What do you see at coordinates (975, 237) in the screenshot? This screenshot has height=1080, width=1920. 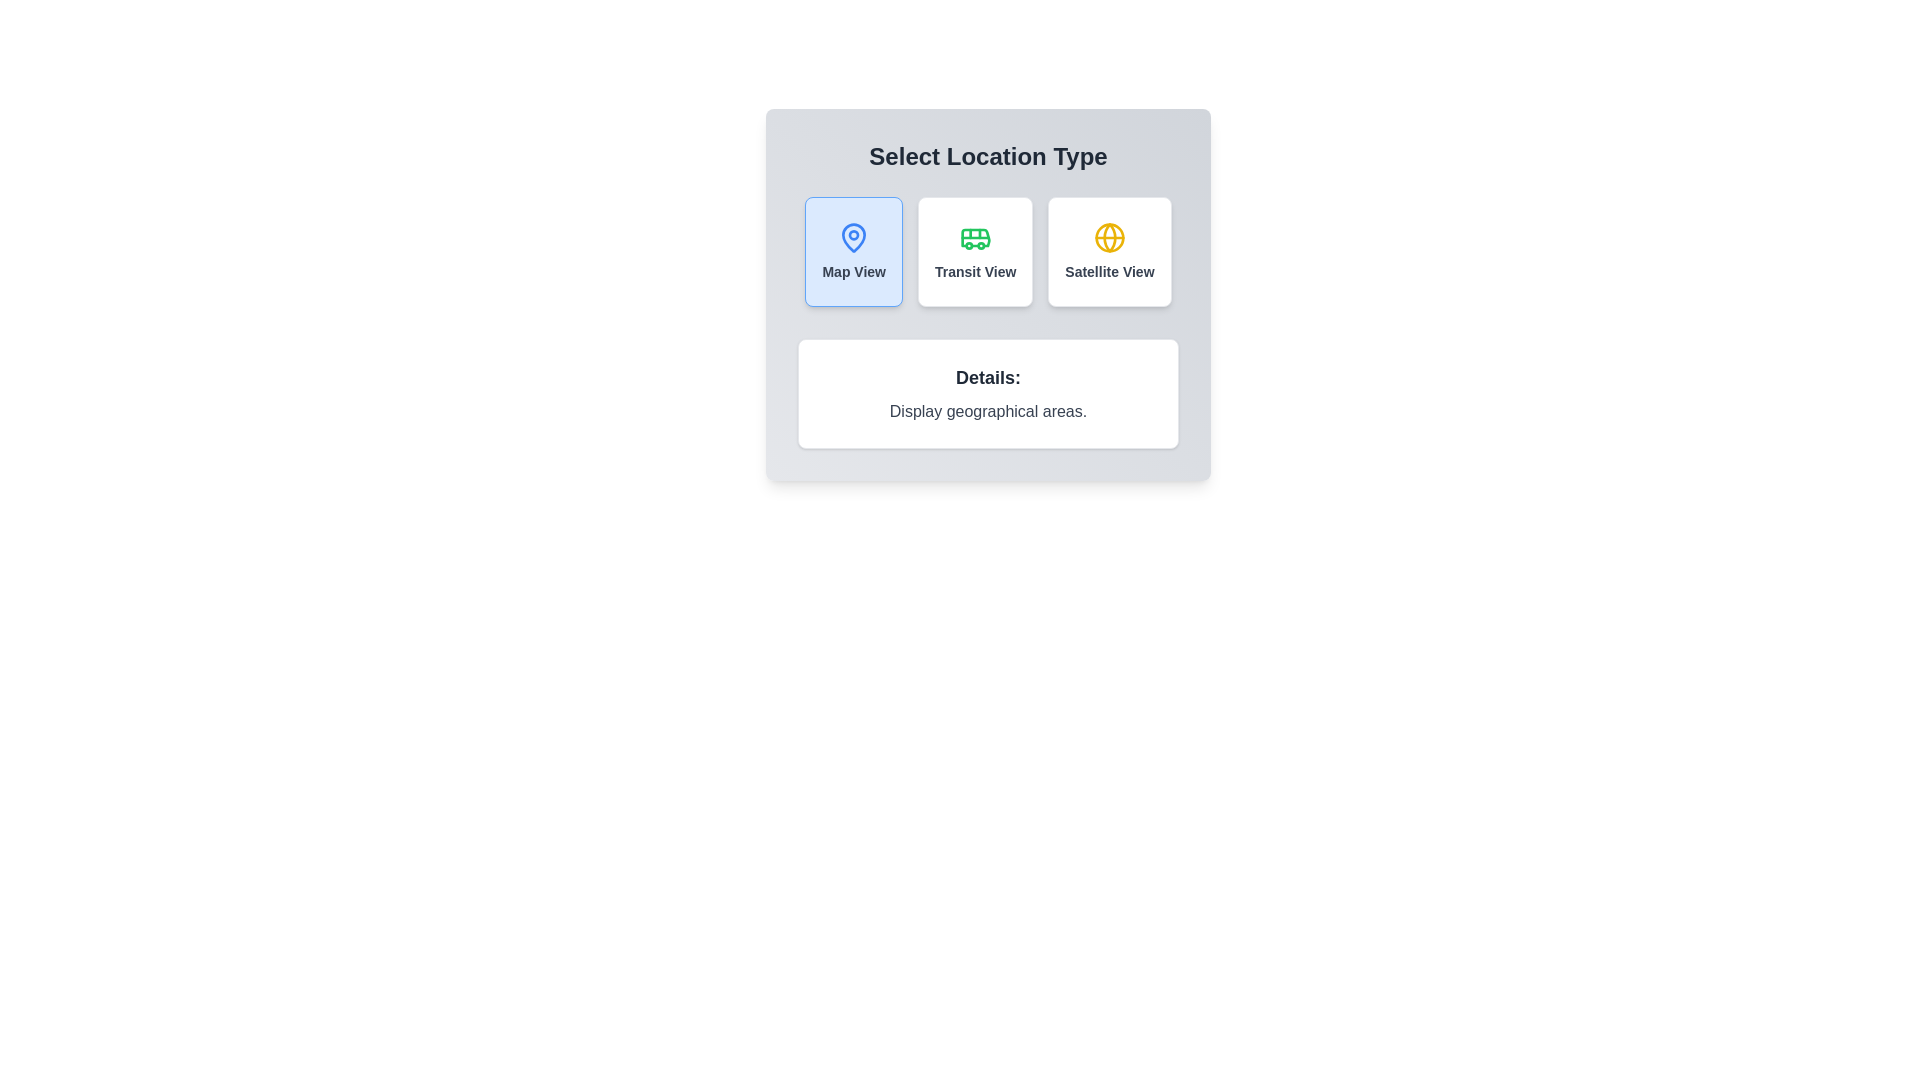 I see `the green bus icon located in the 'Transit View' option, which is positioned between 'Map View' and 'Satellite View' under 'Select Location Type'` at bounding box center [975, 237].